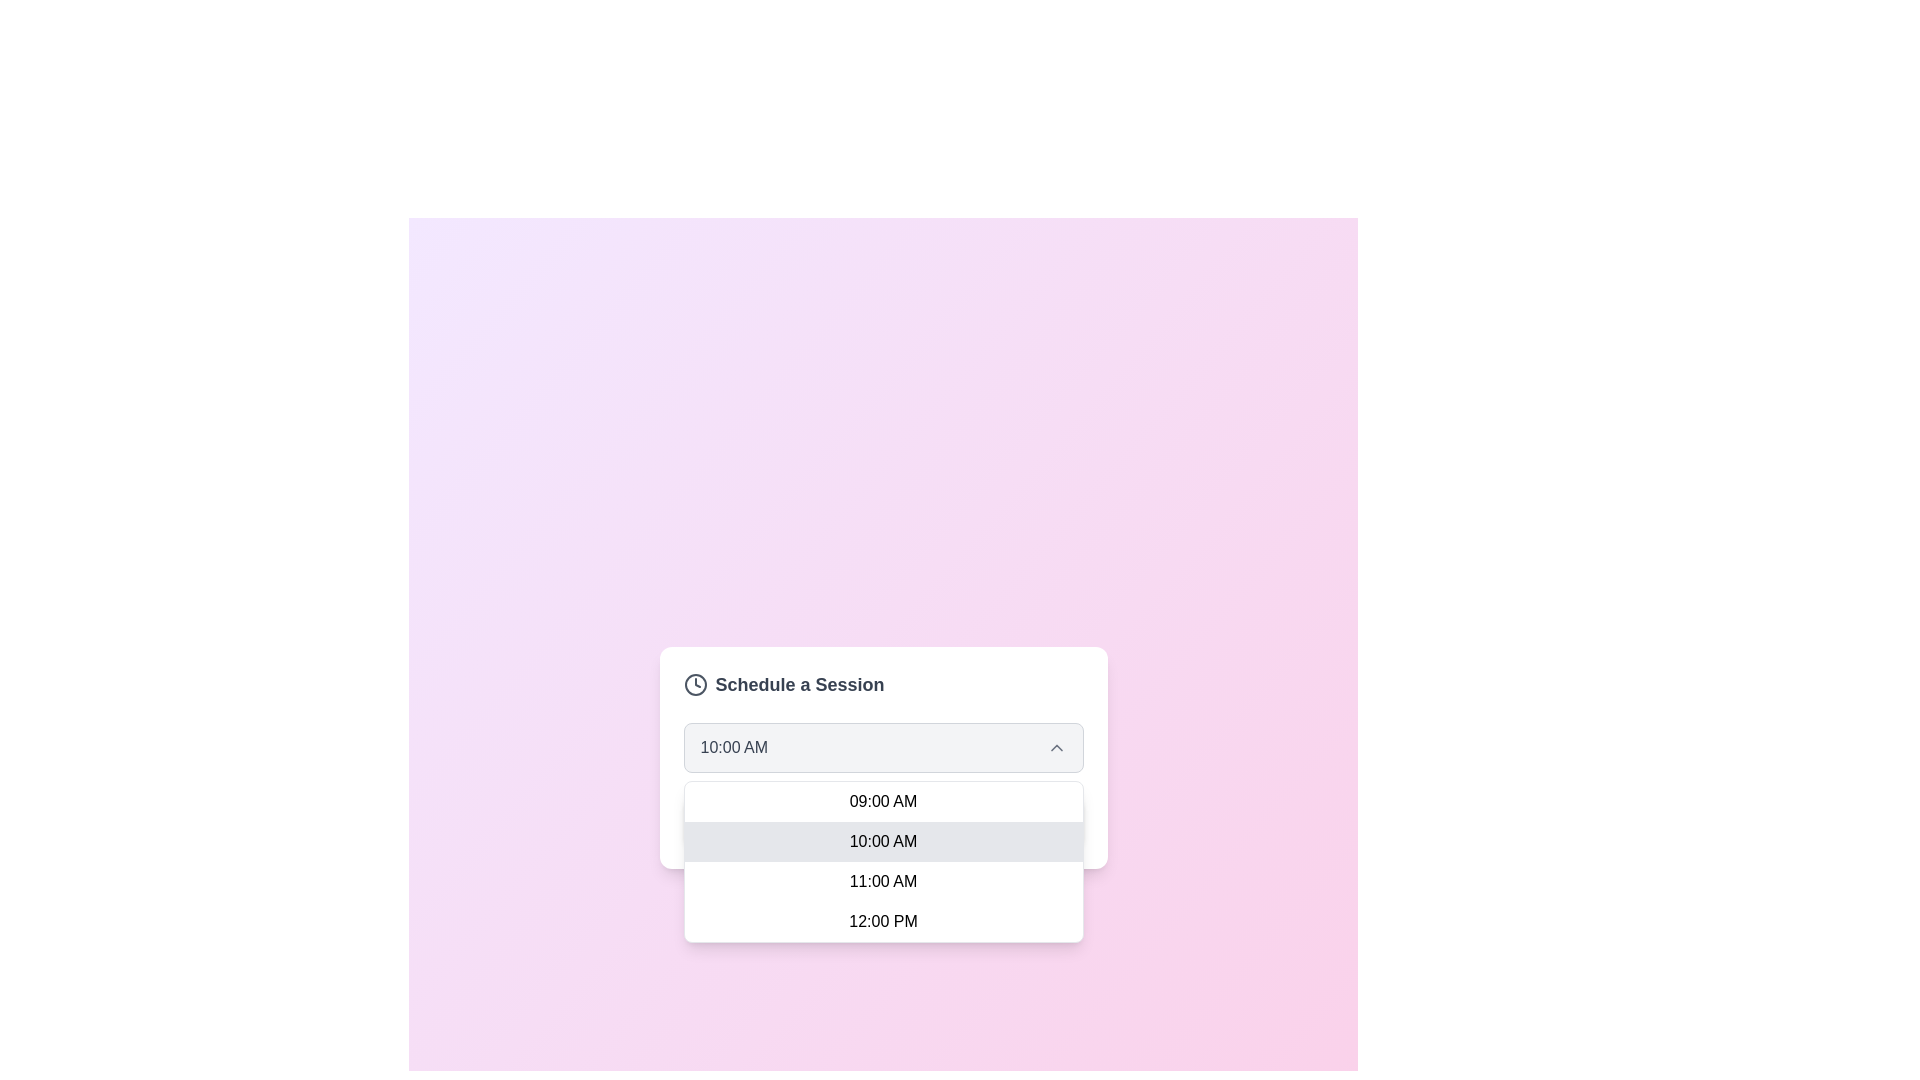  Describe the element at coordinates (695, 684) in the screenshot. I see `the small clock icon, which has a circular border and clock hands, located next to the 'Schedule a Session' text` at that location.